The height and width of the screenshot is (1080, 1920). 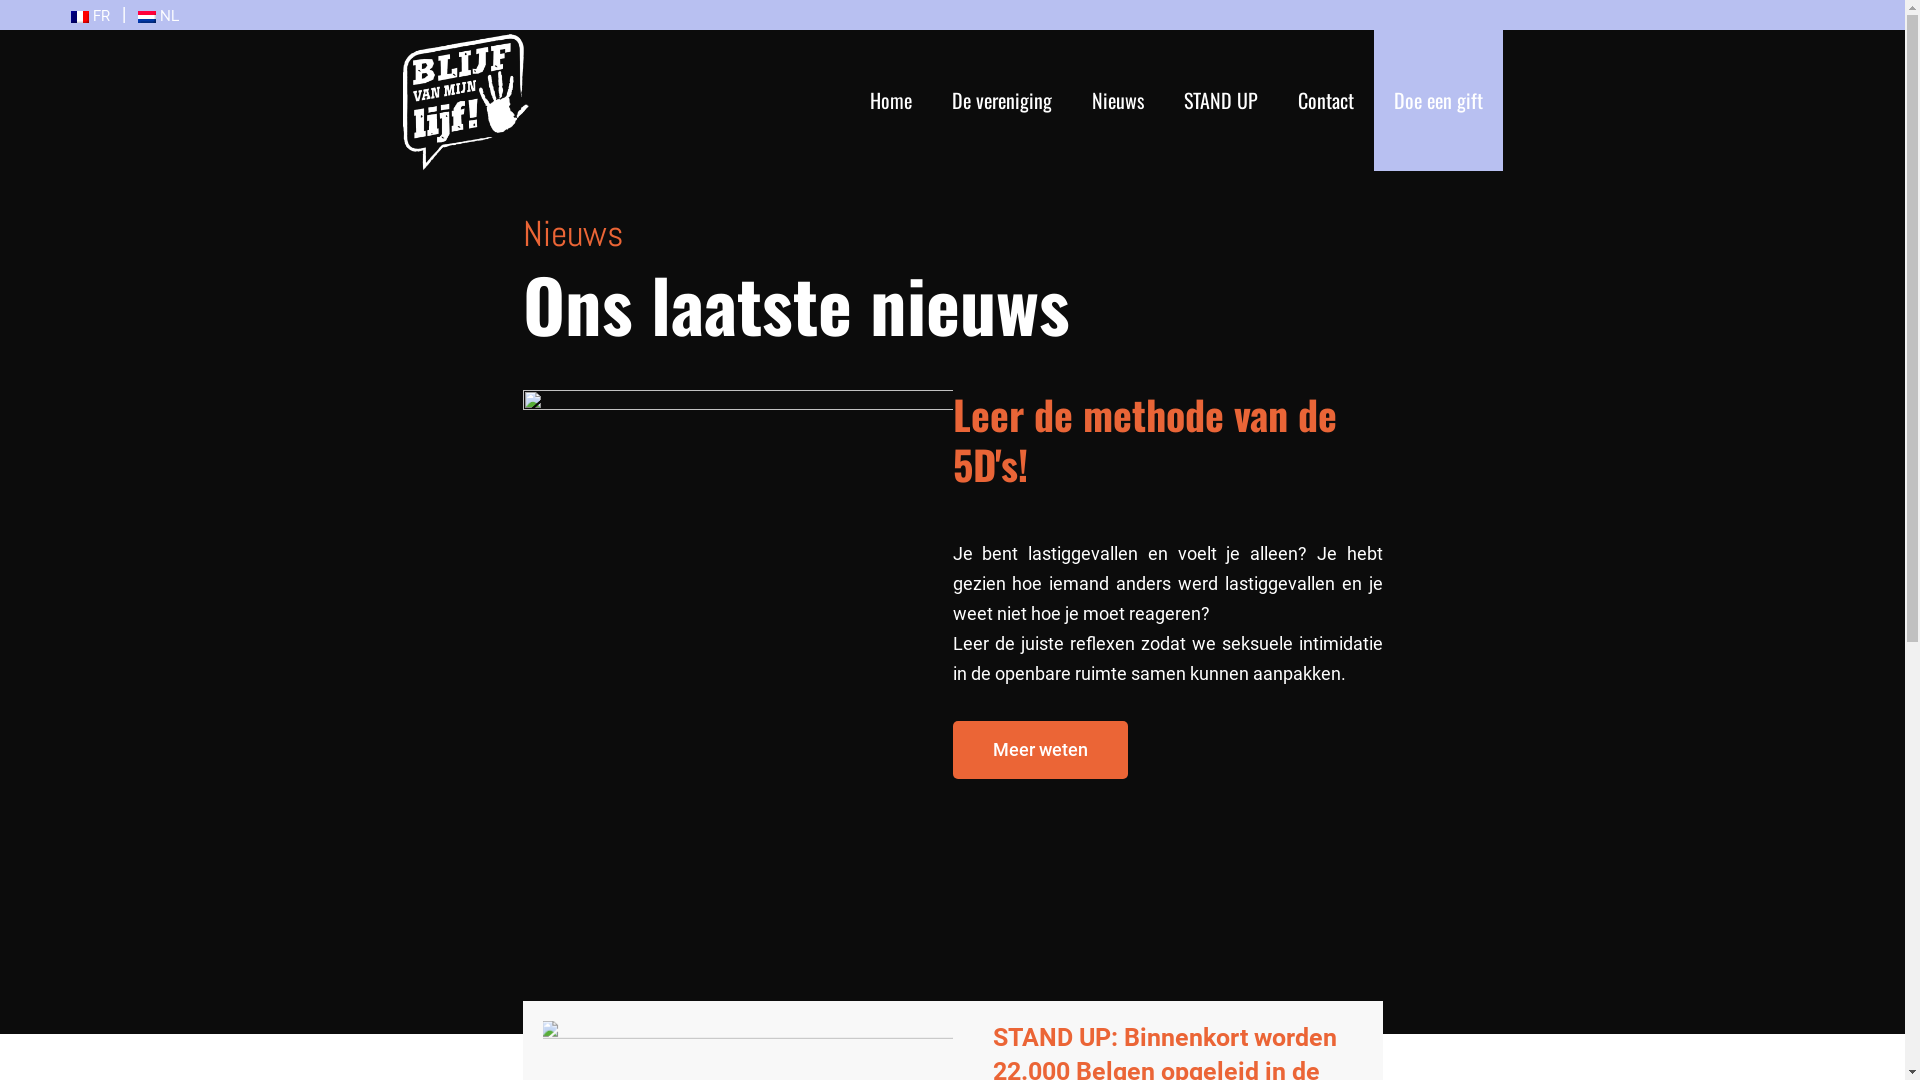 I want to click on 'STAND UP', so click(x=1184, y=100).